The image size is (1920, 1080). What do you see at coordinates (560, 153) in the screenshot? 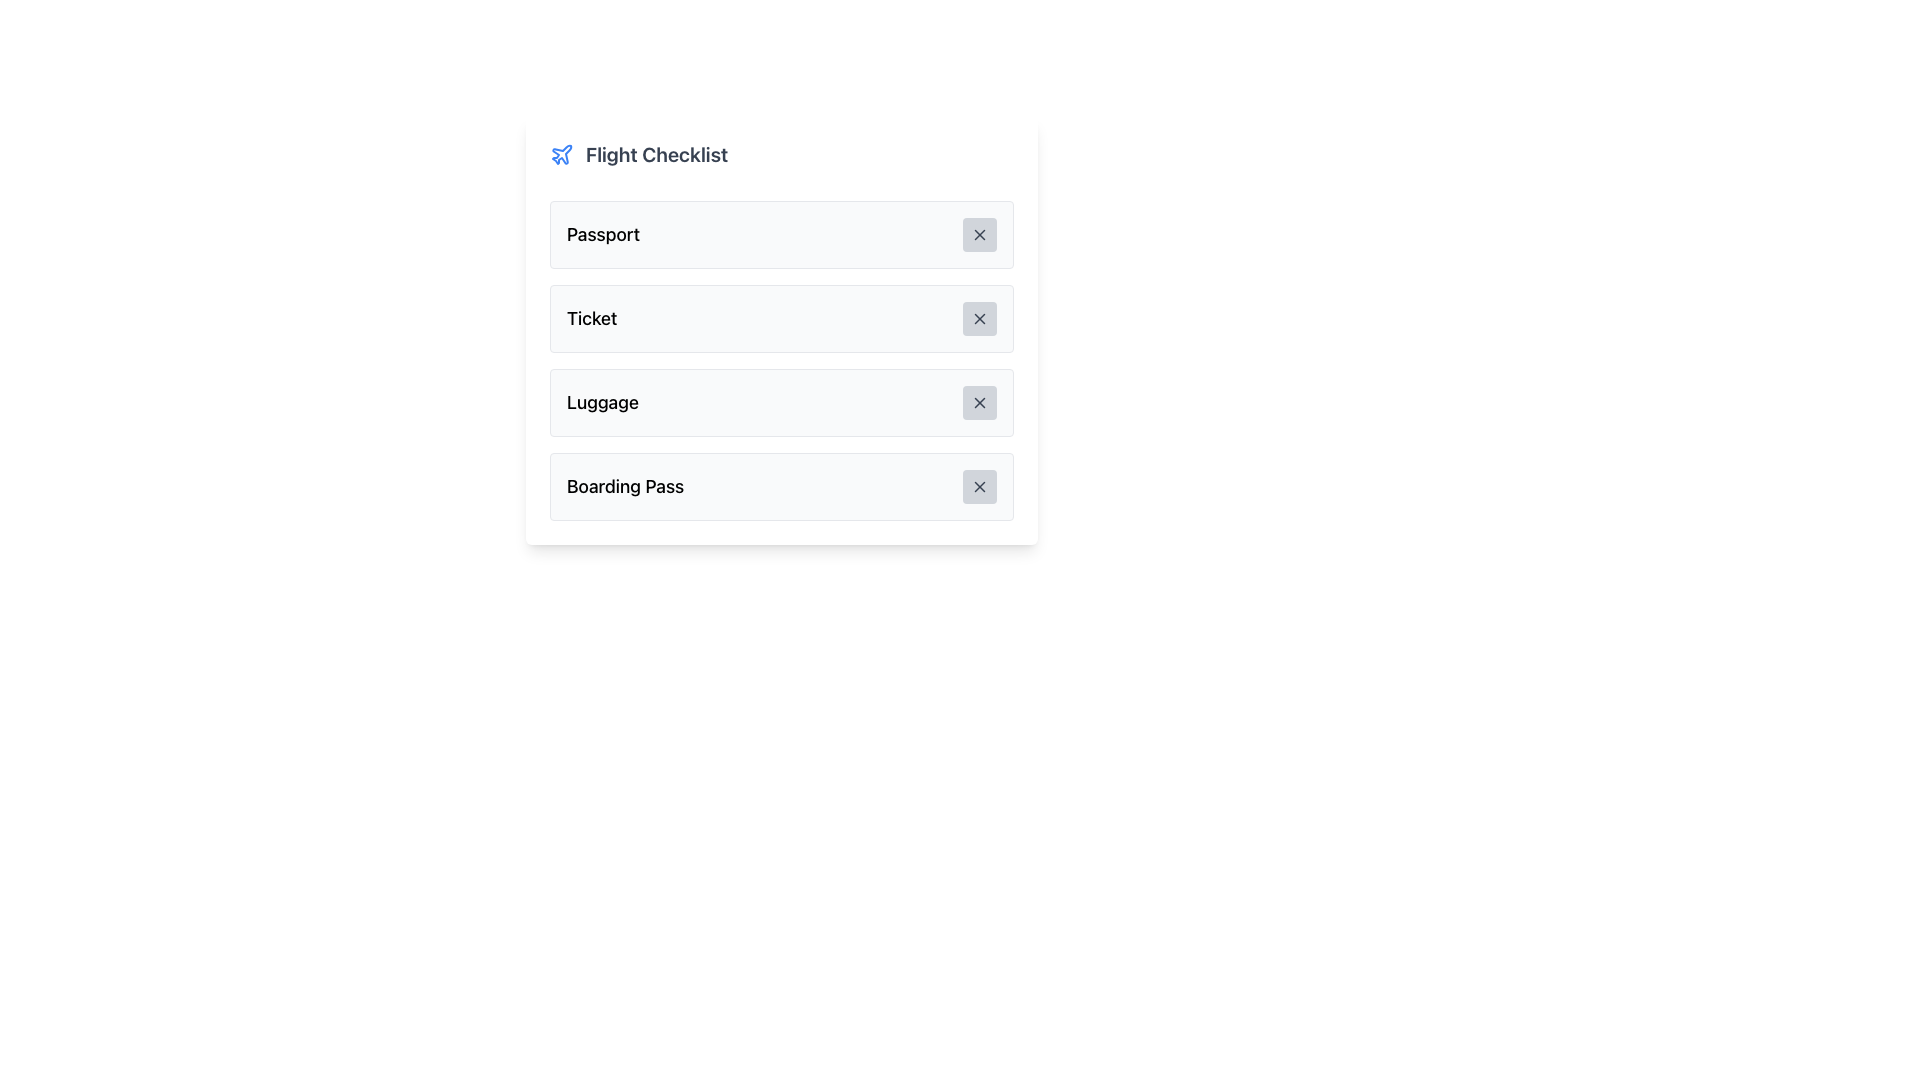
I see `the airplane icon, which is styled in blue and outlined, located in the header titled 'Flight Checklist'` at bounding box center [560, 153].